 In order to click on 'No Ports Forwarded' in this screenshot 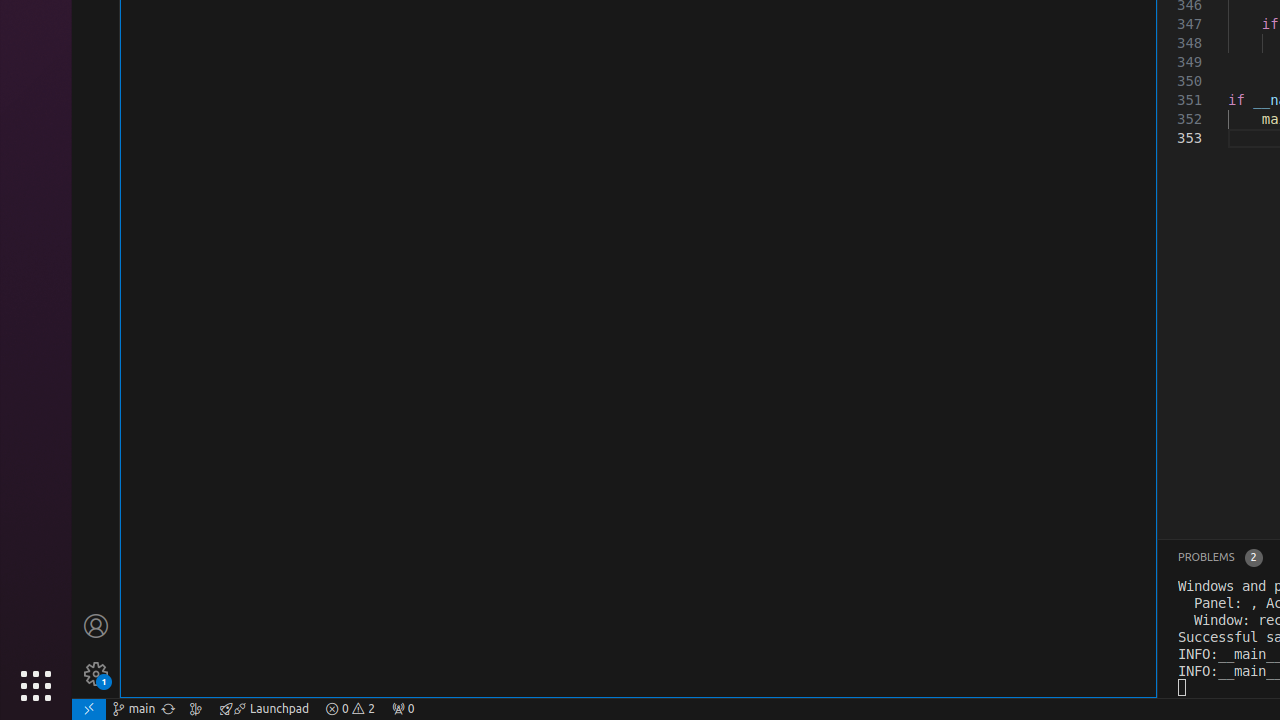, I will do `click(401, 707)`.